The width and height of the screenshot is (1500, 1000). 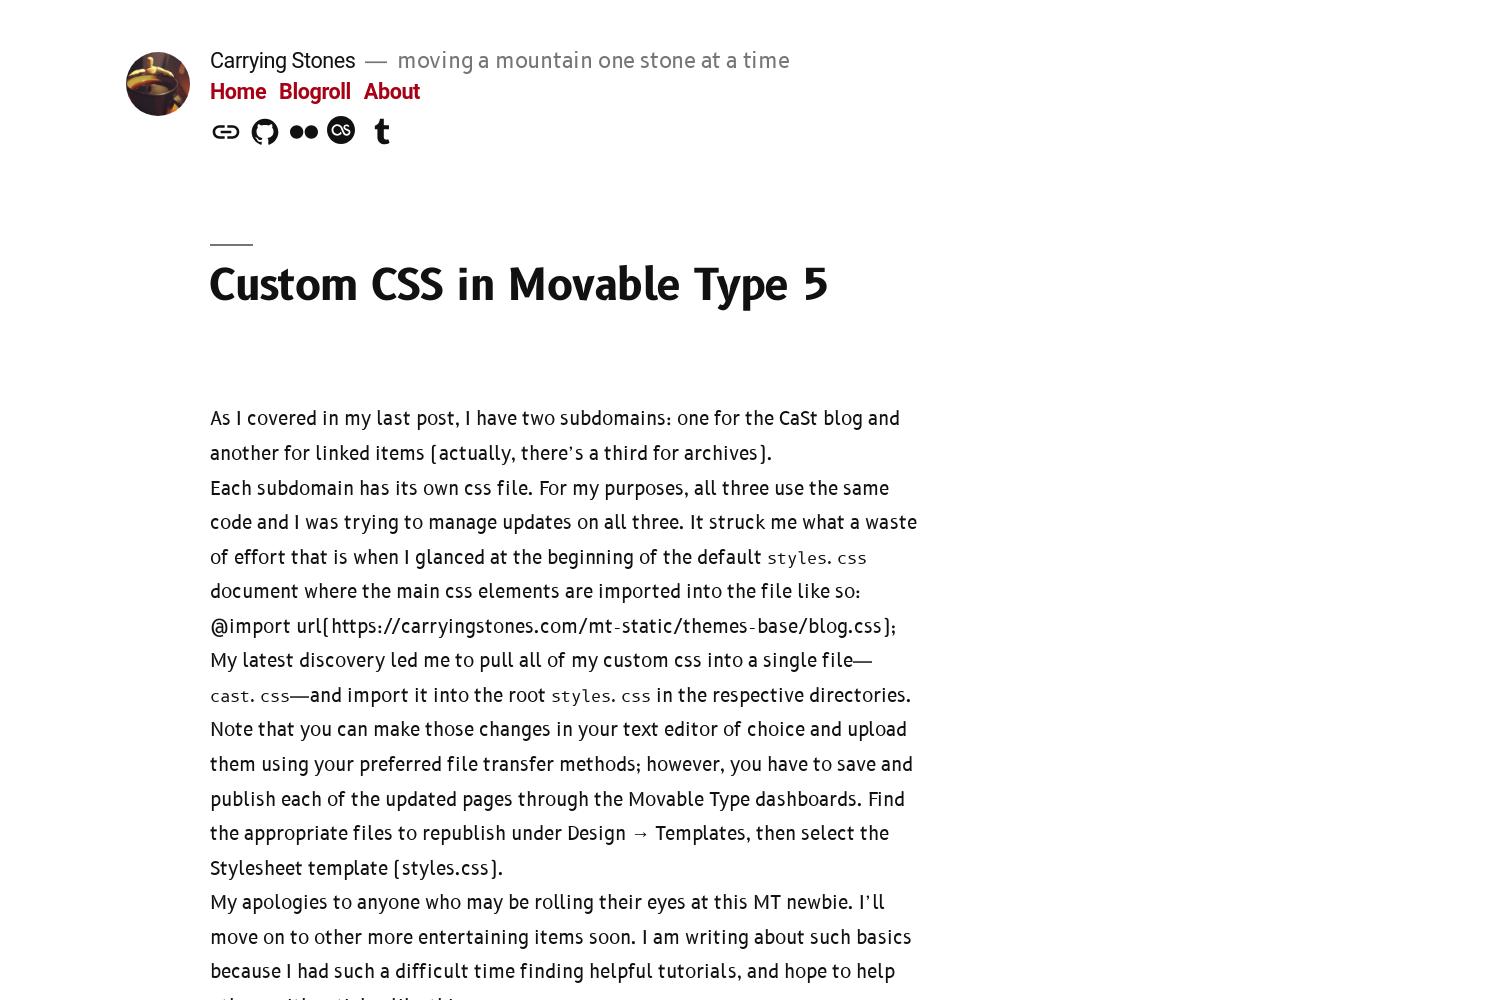 I want to click on 'Home', so click(x=237, y=89).